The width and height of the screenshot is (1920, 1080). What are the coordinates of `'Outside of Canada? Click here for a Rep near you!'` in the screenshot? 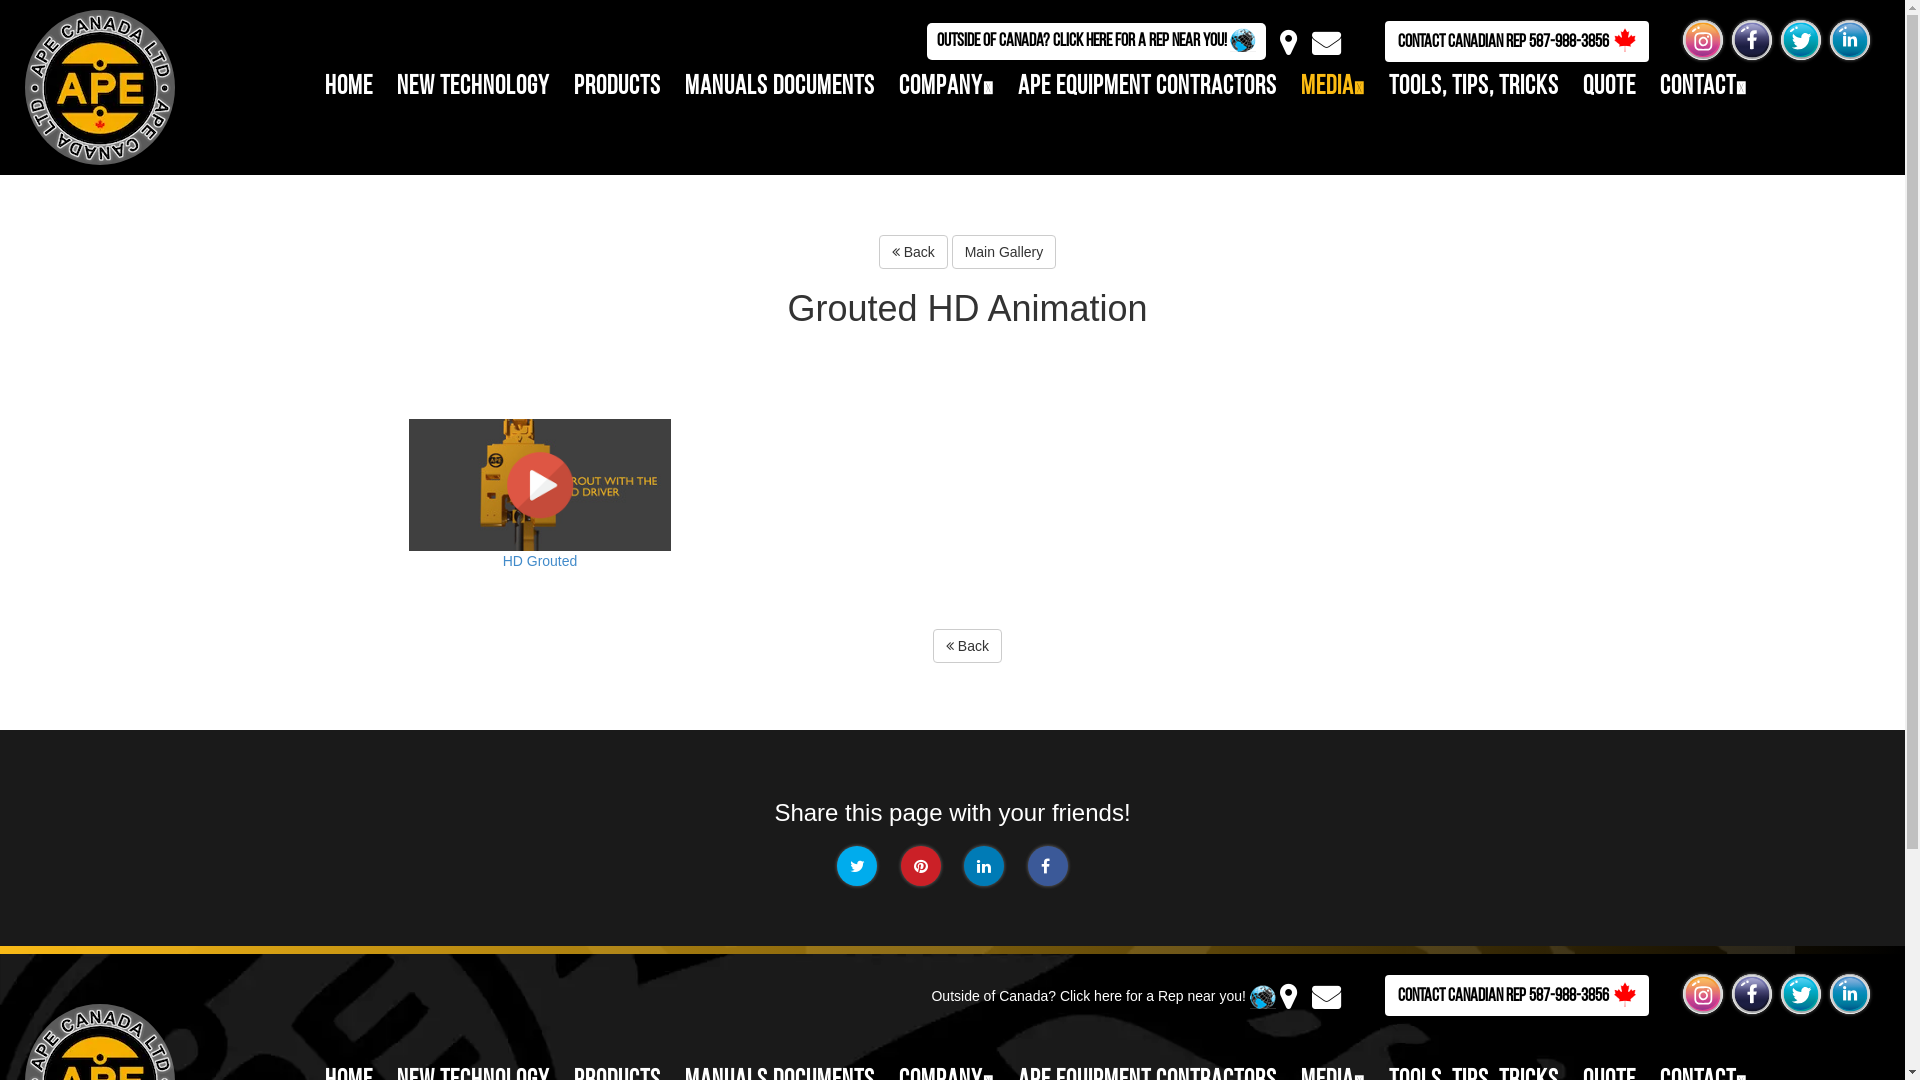 It's located at (1095, 41).